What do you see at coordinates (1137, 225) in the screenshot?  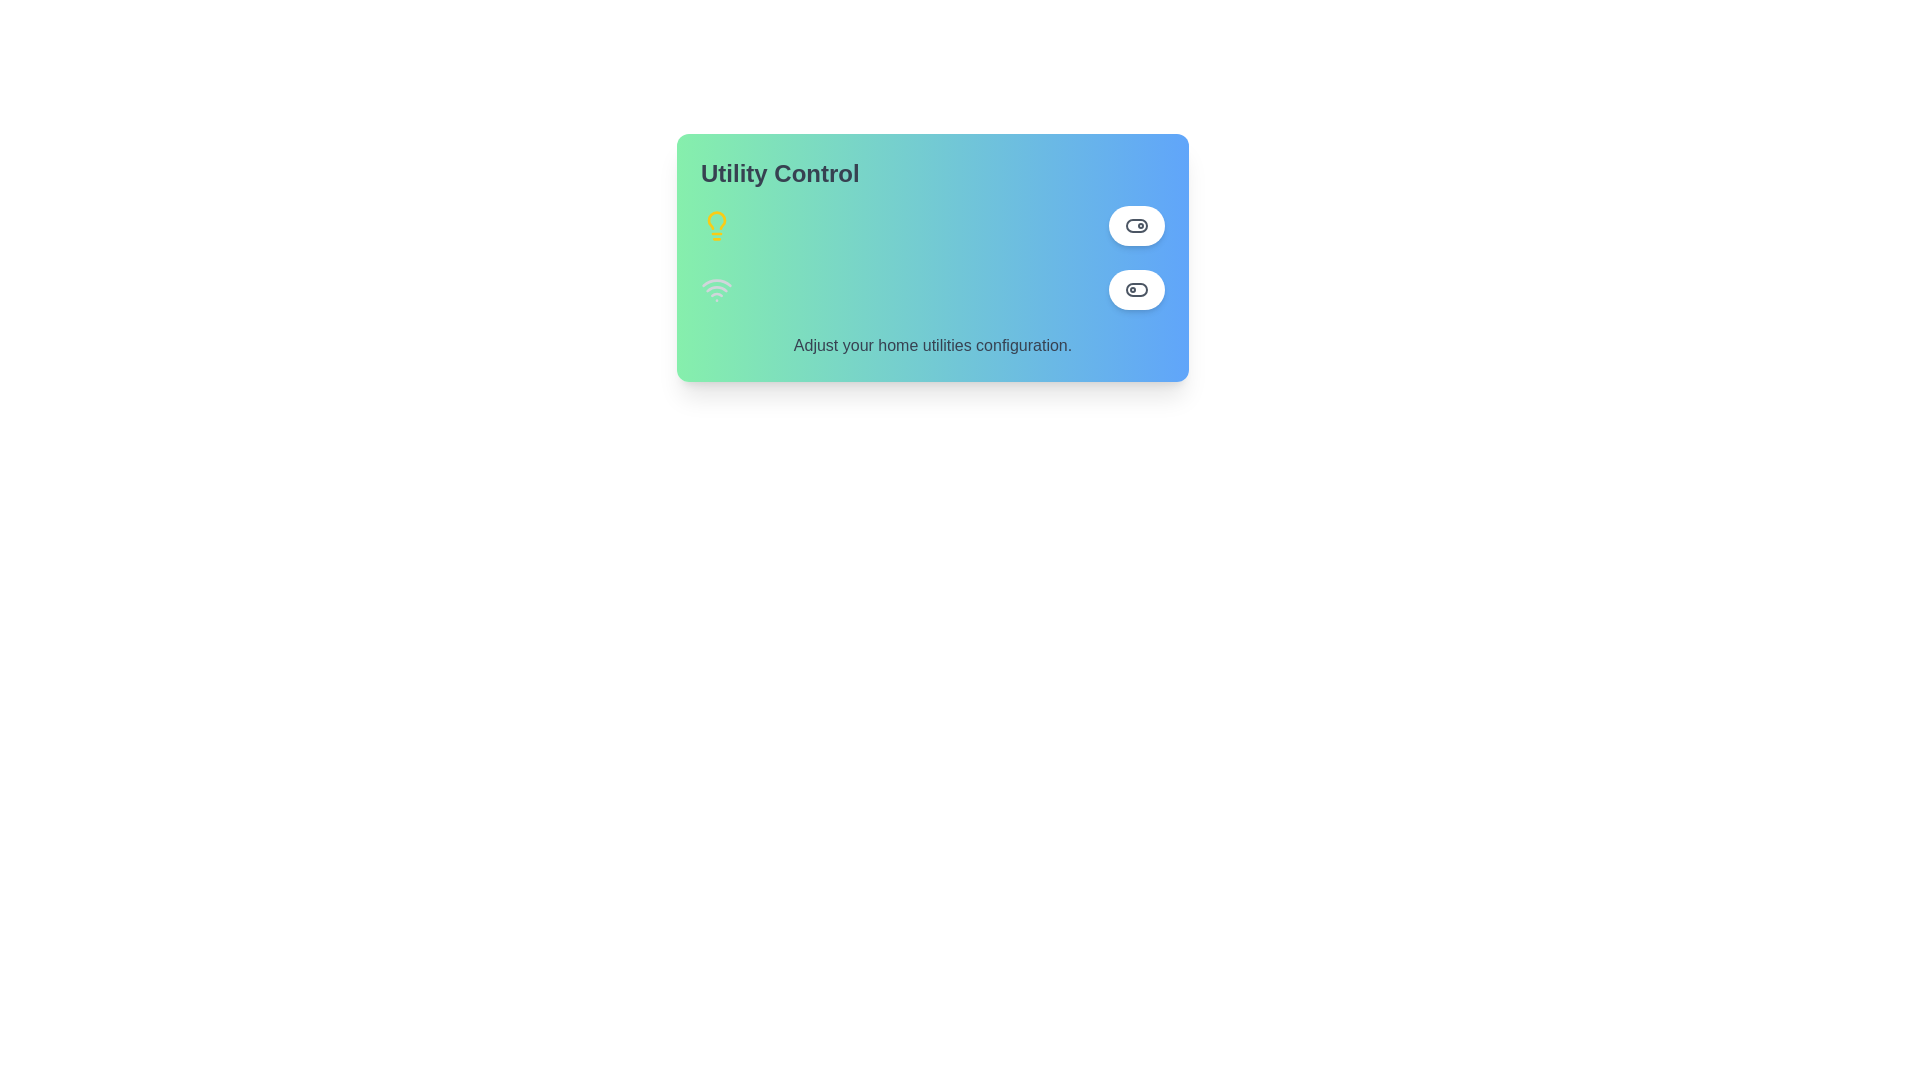 I see `the toggle switch located at the bottom right corner of a rounded white box` at bounding box center [1137, 225].